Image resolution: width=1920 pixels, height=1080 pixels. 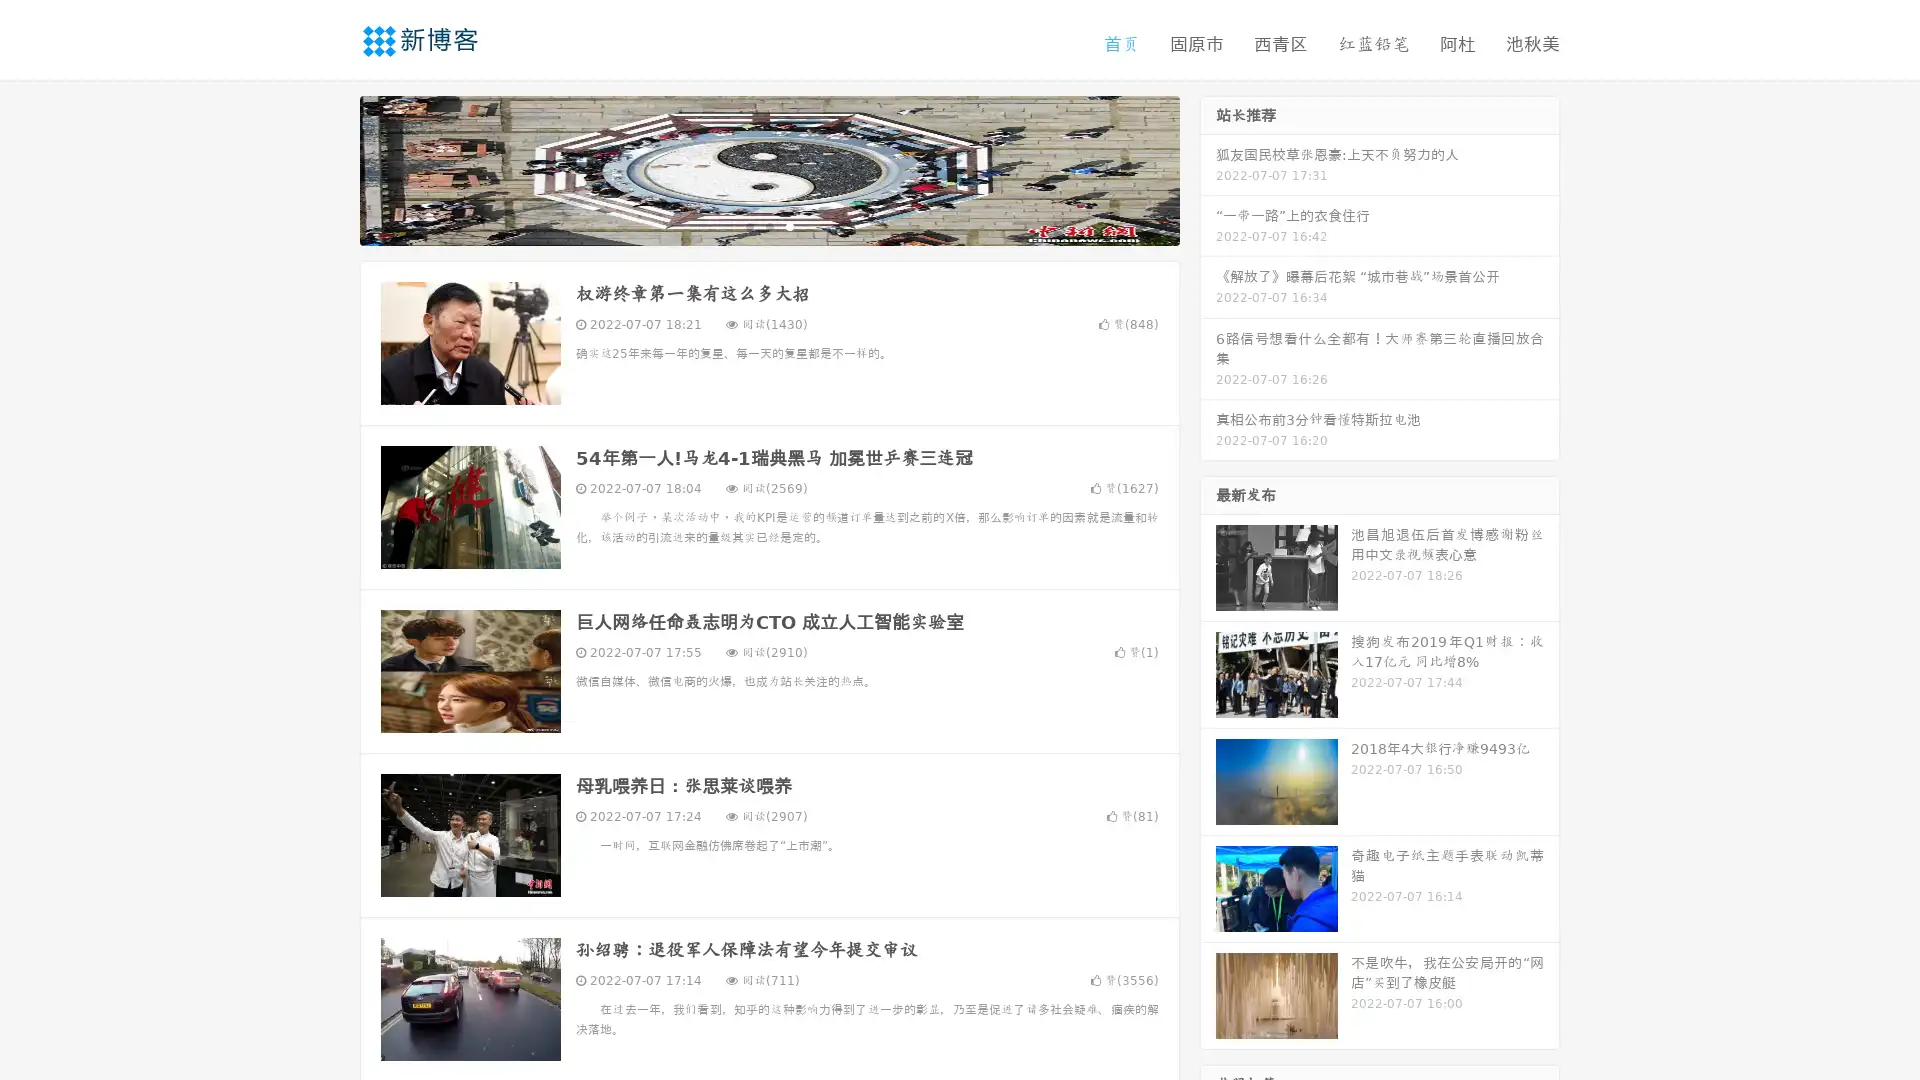 I want to click on Go to slide 1, so click(x=748, y=225).